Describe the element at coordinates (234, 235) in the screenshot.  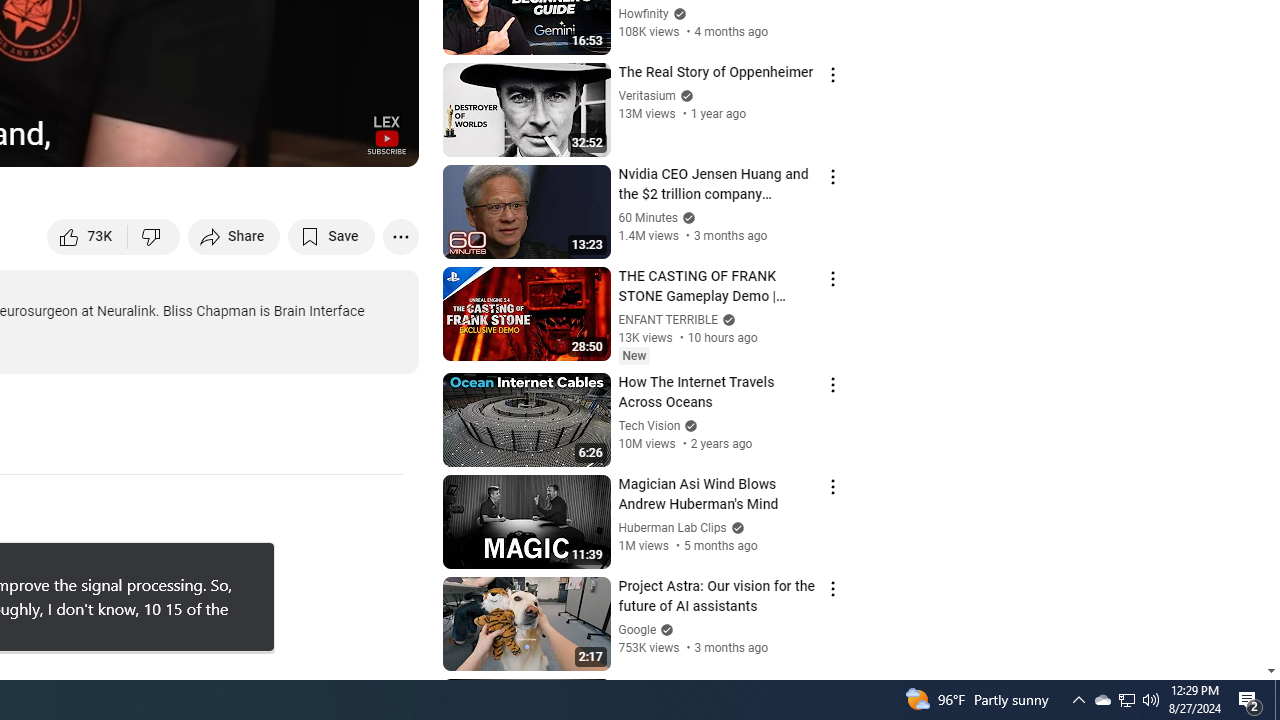
I see `'Share'` at that location.